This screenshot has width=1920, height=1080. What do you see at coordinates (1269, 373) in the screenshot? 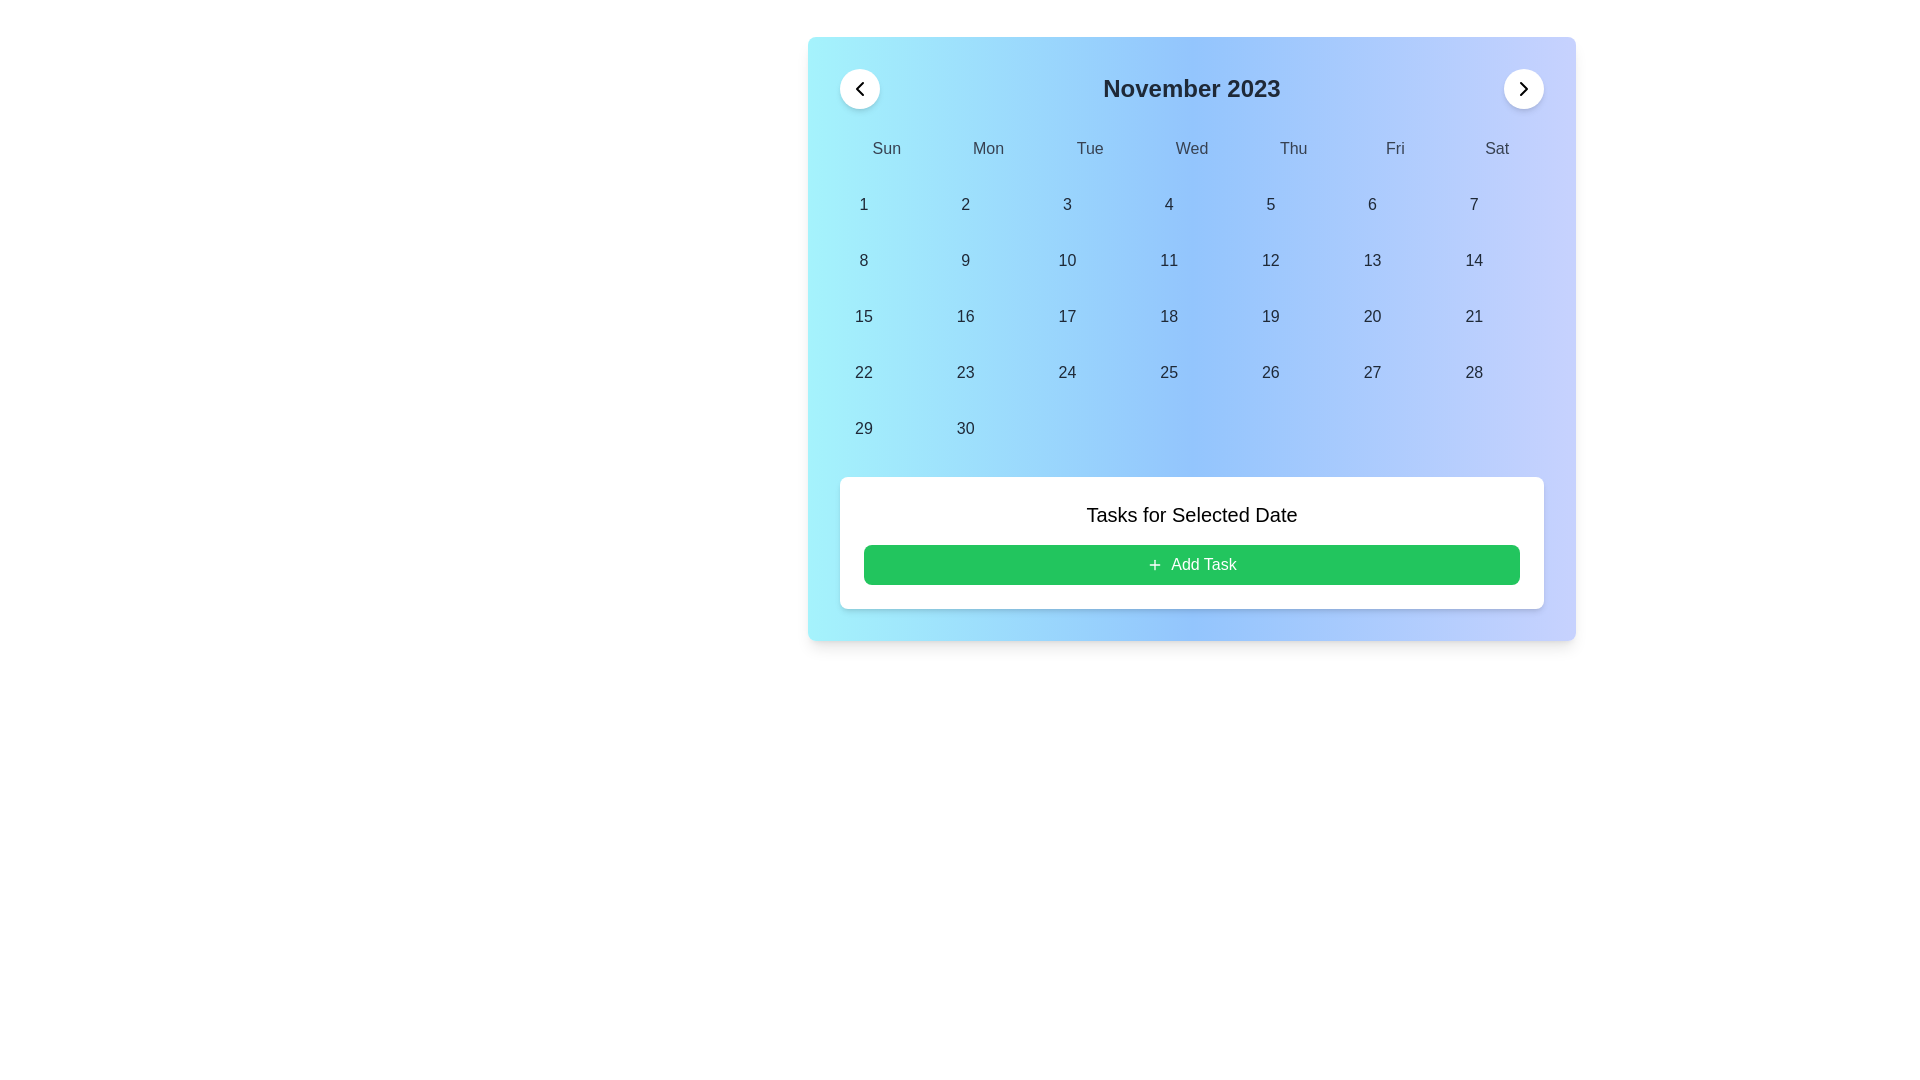
I see `the button labeled '26' in the calendar interface` at bounding box center [1269, 373].